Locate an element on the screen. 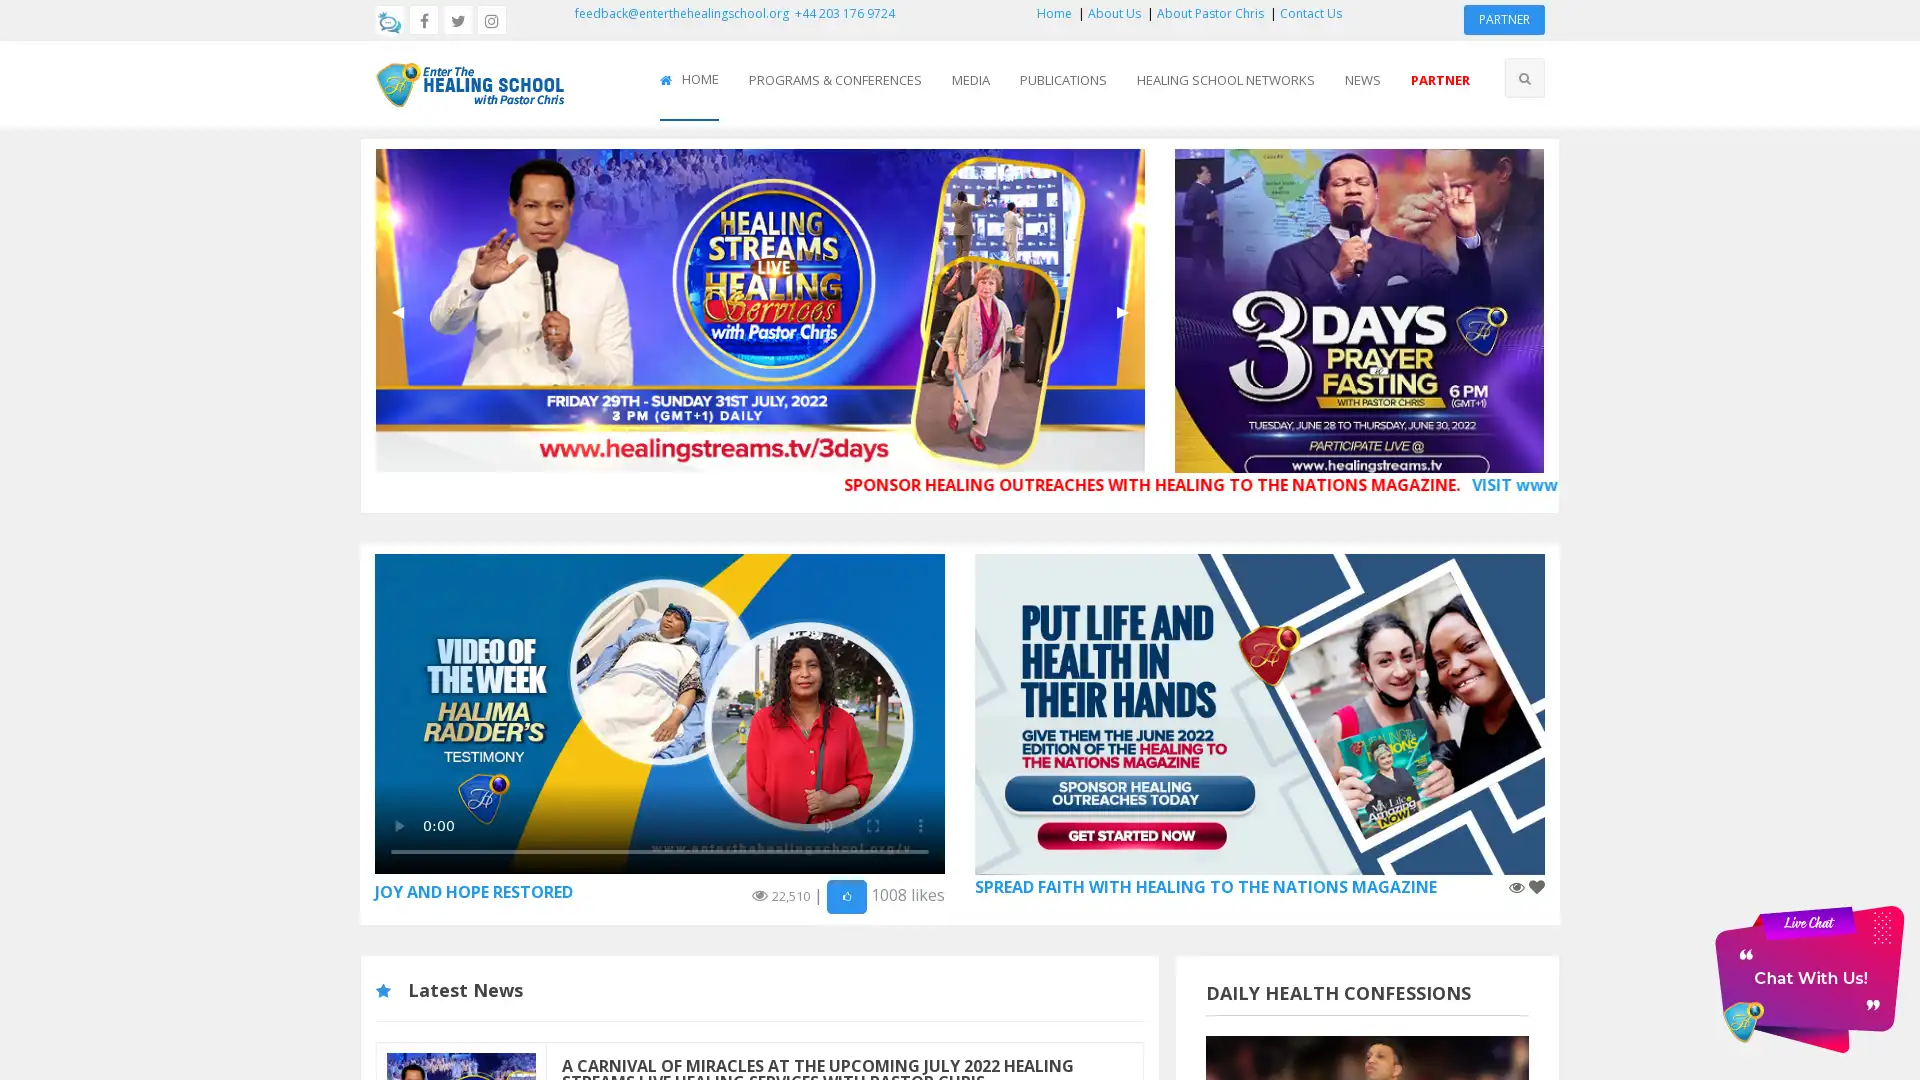  mute is located at coordinates (825, 825).